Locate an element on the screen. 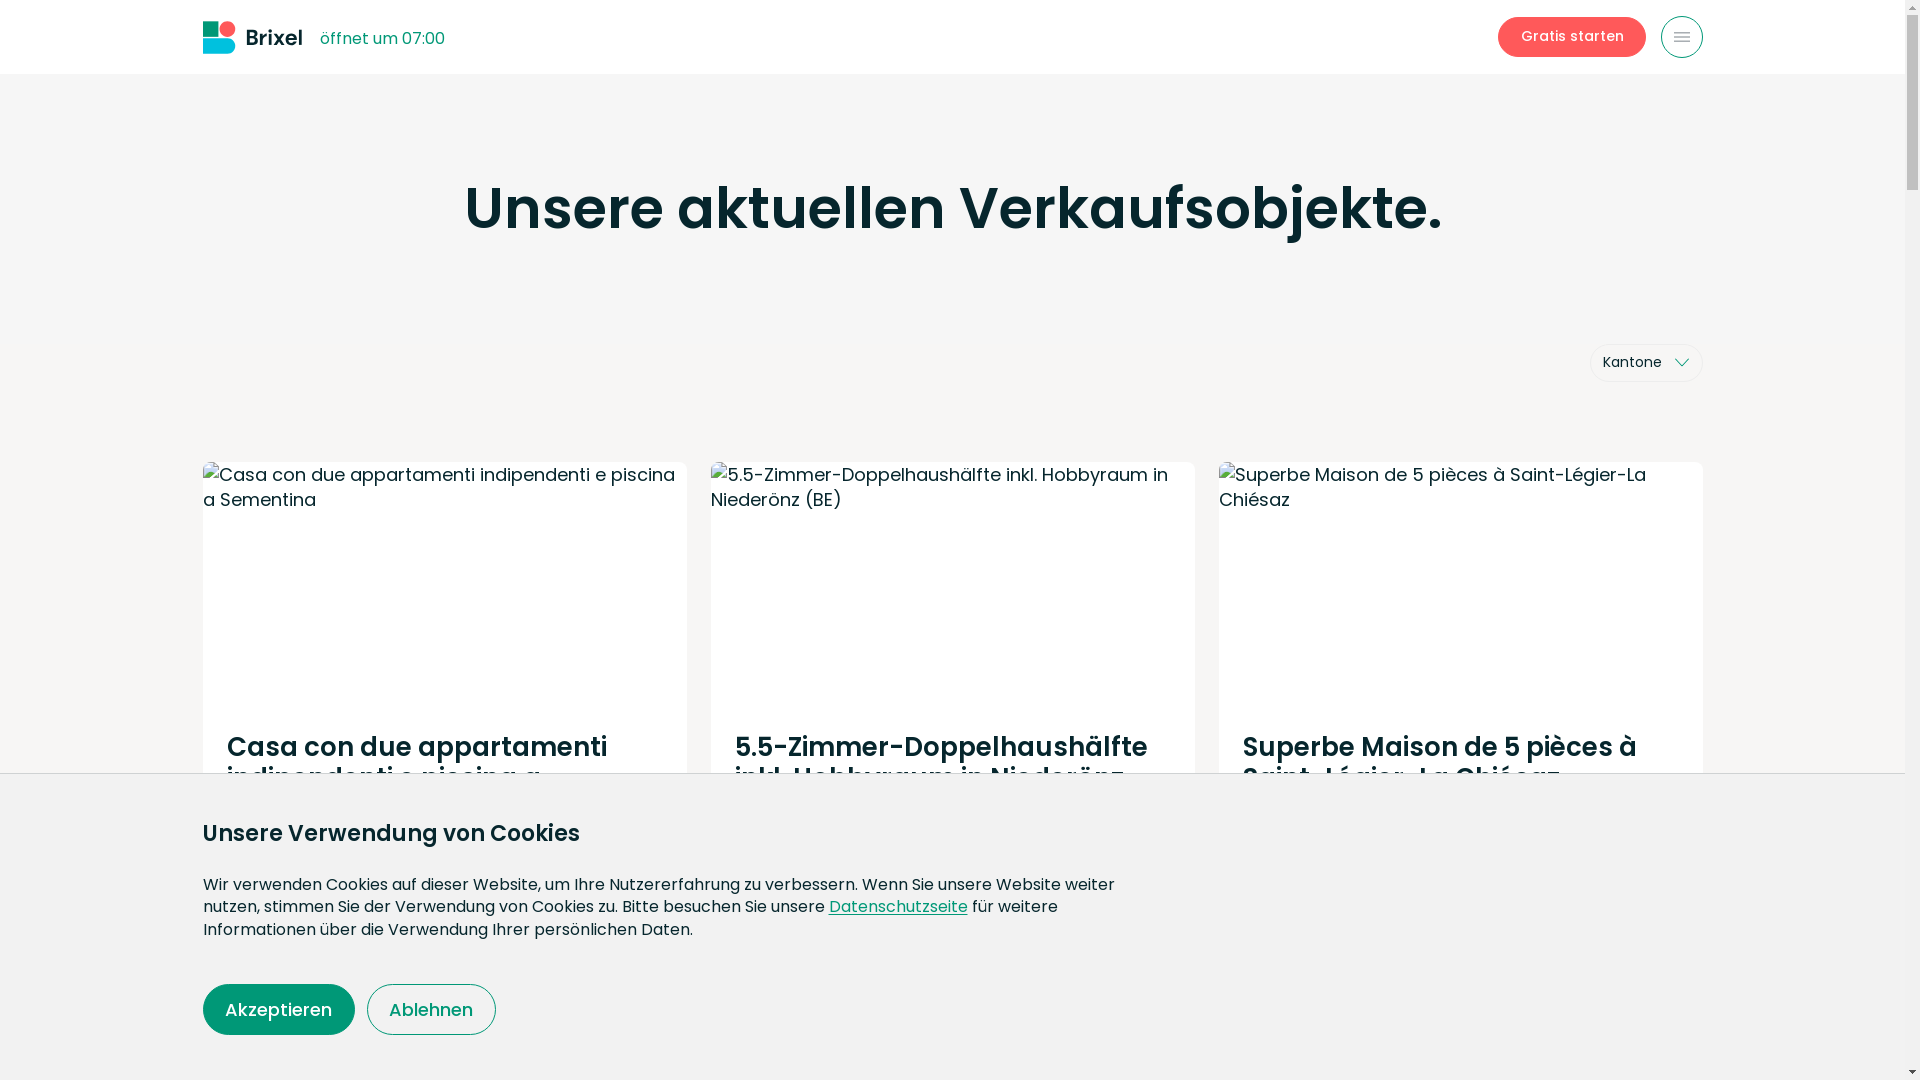 Image resolution: width=1920 pixels, height=1080 pixels. 'Gratis starten' is located at coordinates (1570, 37).